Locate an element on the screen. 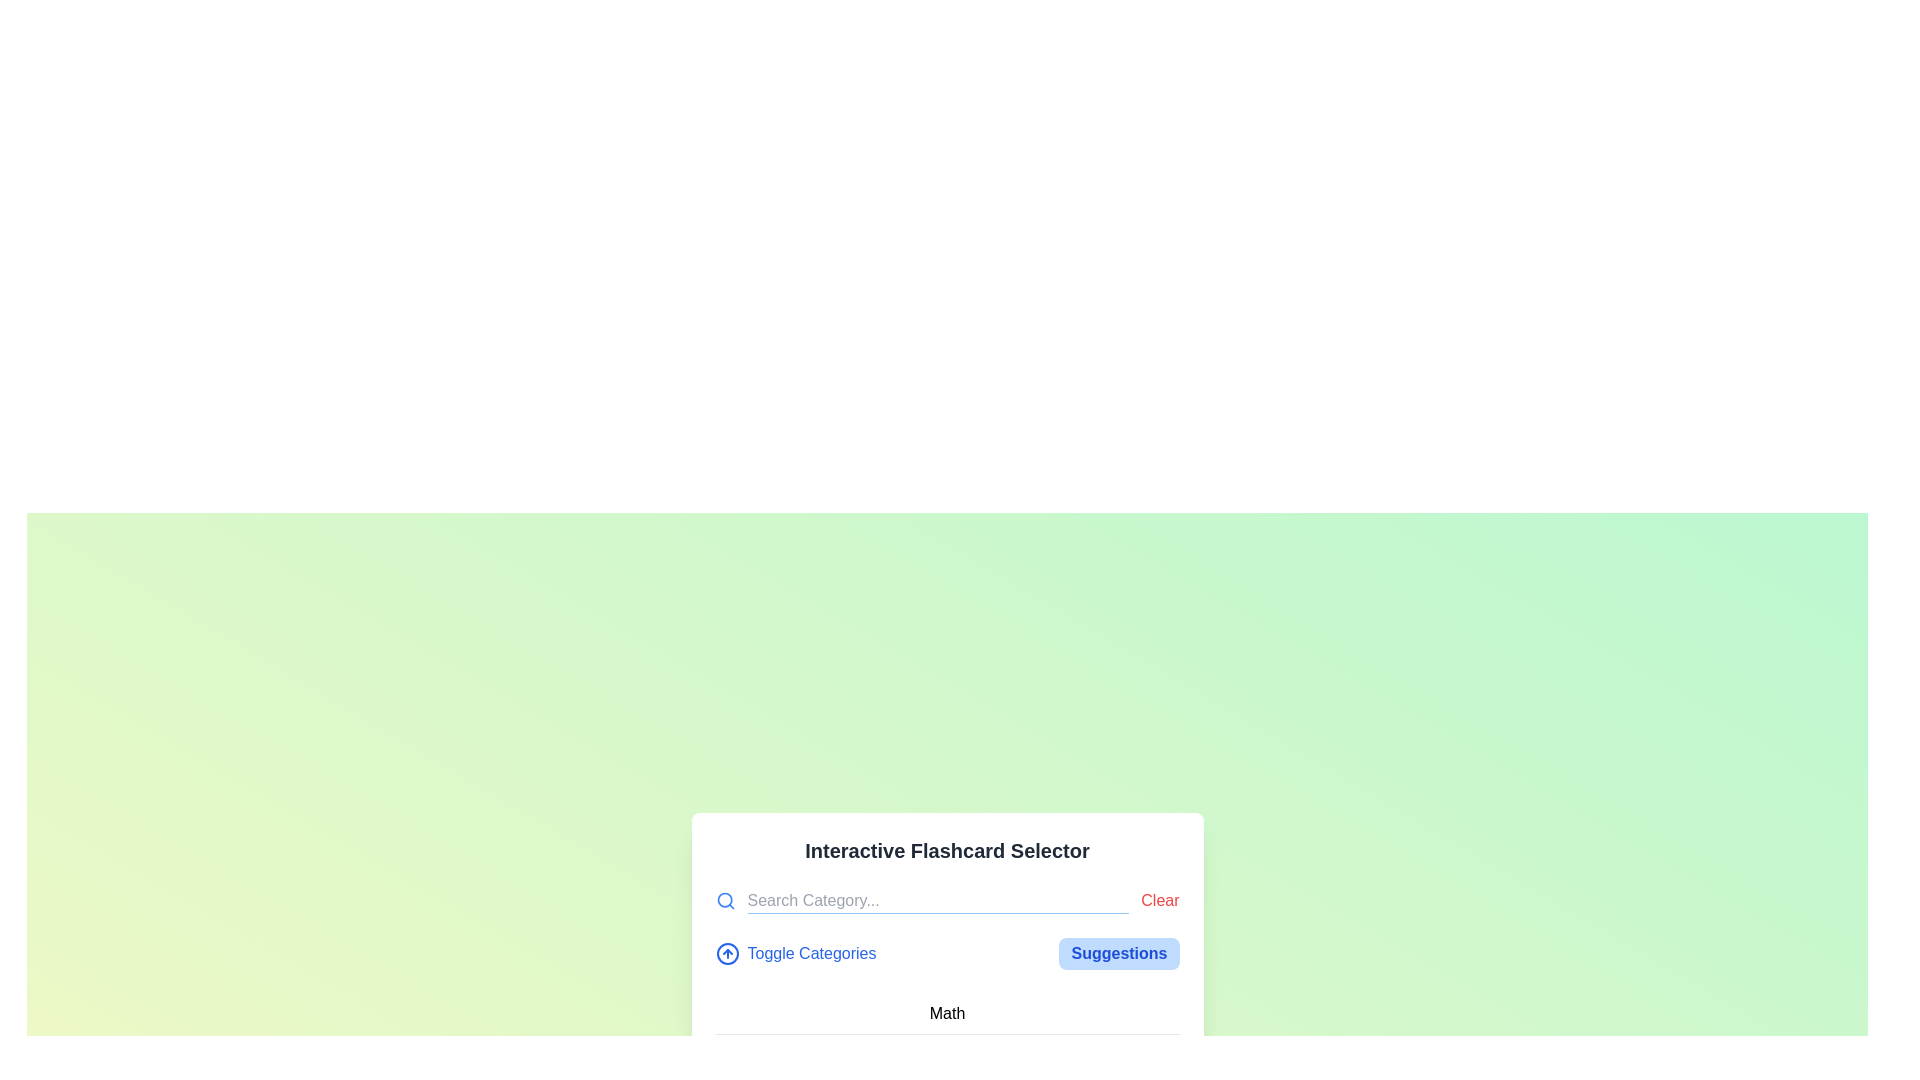 Image resolution: width=1920 pixels, height=1080 pixels. the SVG icon depicting a circle with an upward-pointing arrow inside, which is located to the left of the 'Toggle Categories' text is located at coordinates (726, 952).